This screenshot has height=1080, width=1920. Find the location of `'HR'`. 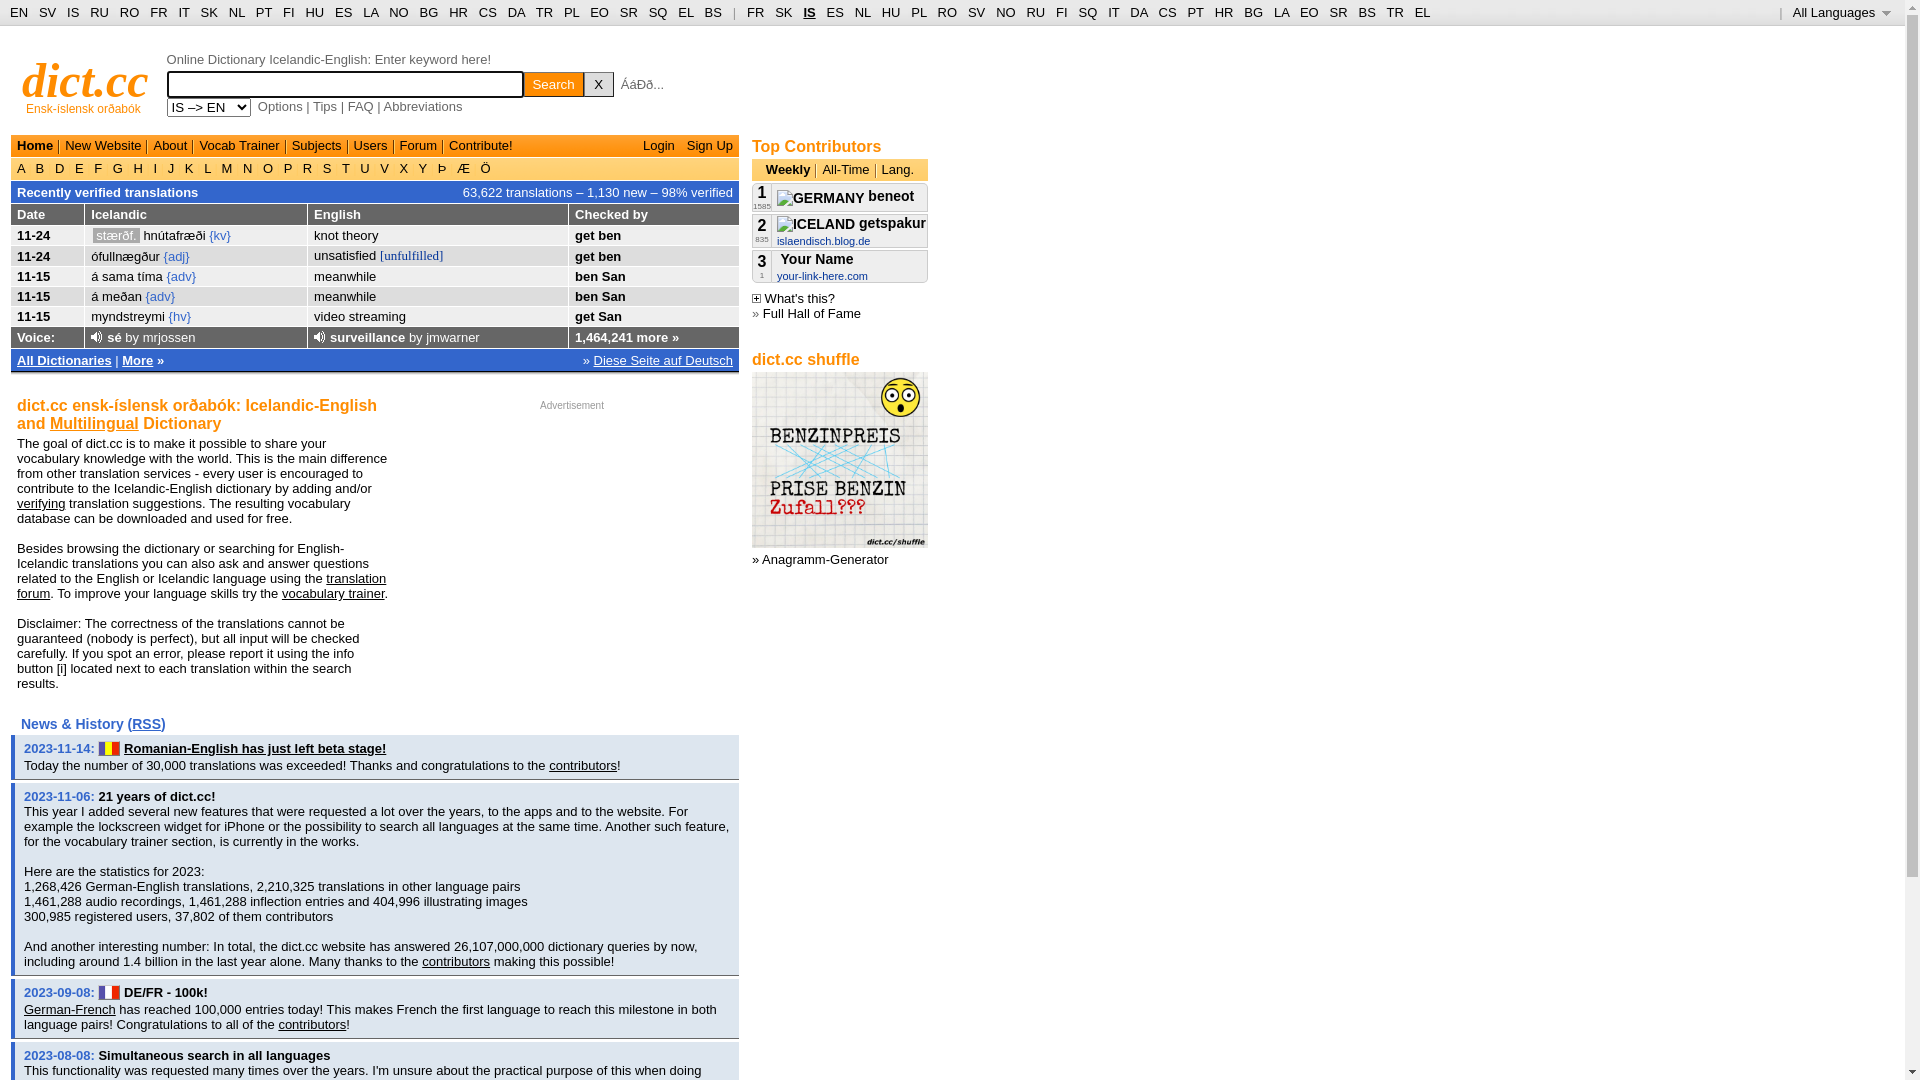

'HR' is located at coordinates (457, 12).